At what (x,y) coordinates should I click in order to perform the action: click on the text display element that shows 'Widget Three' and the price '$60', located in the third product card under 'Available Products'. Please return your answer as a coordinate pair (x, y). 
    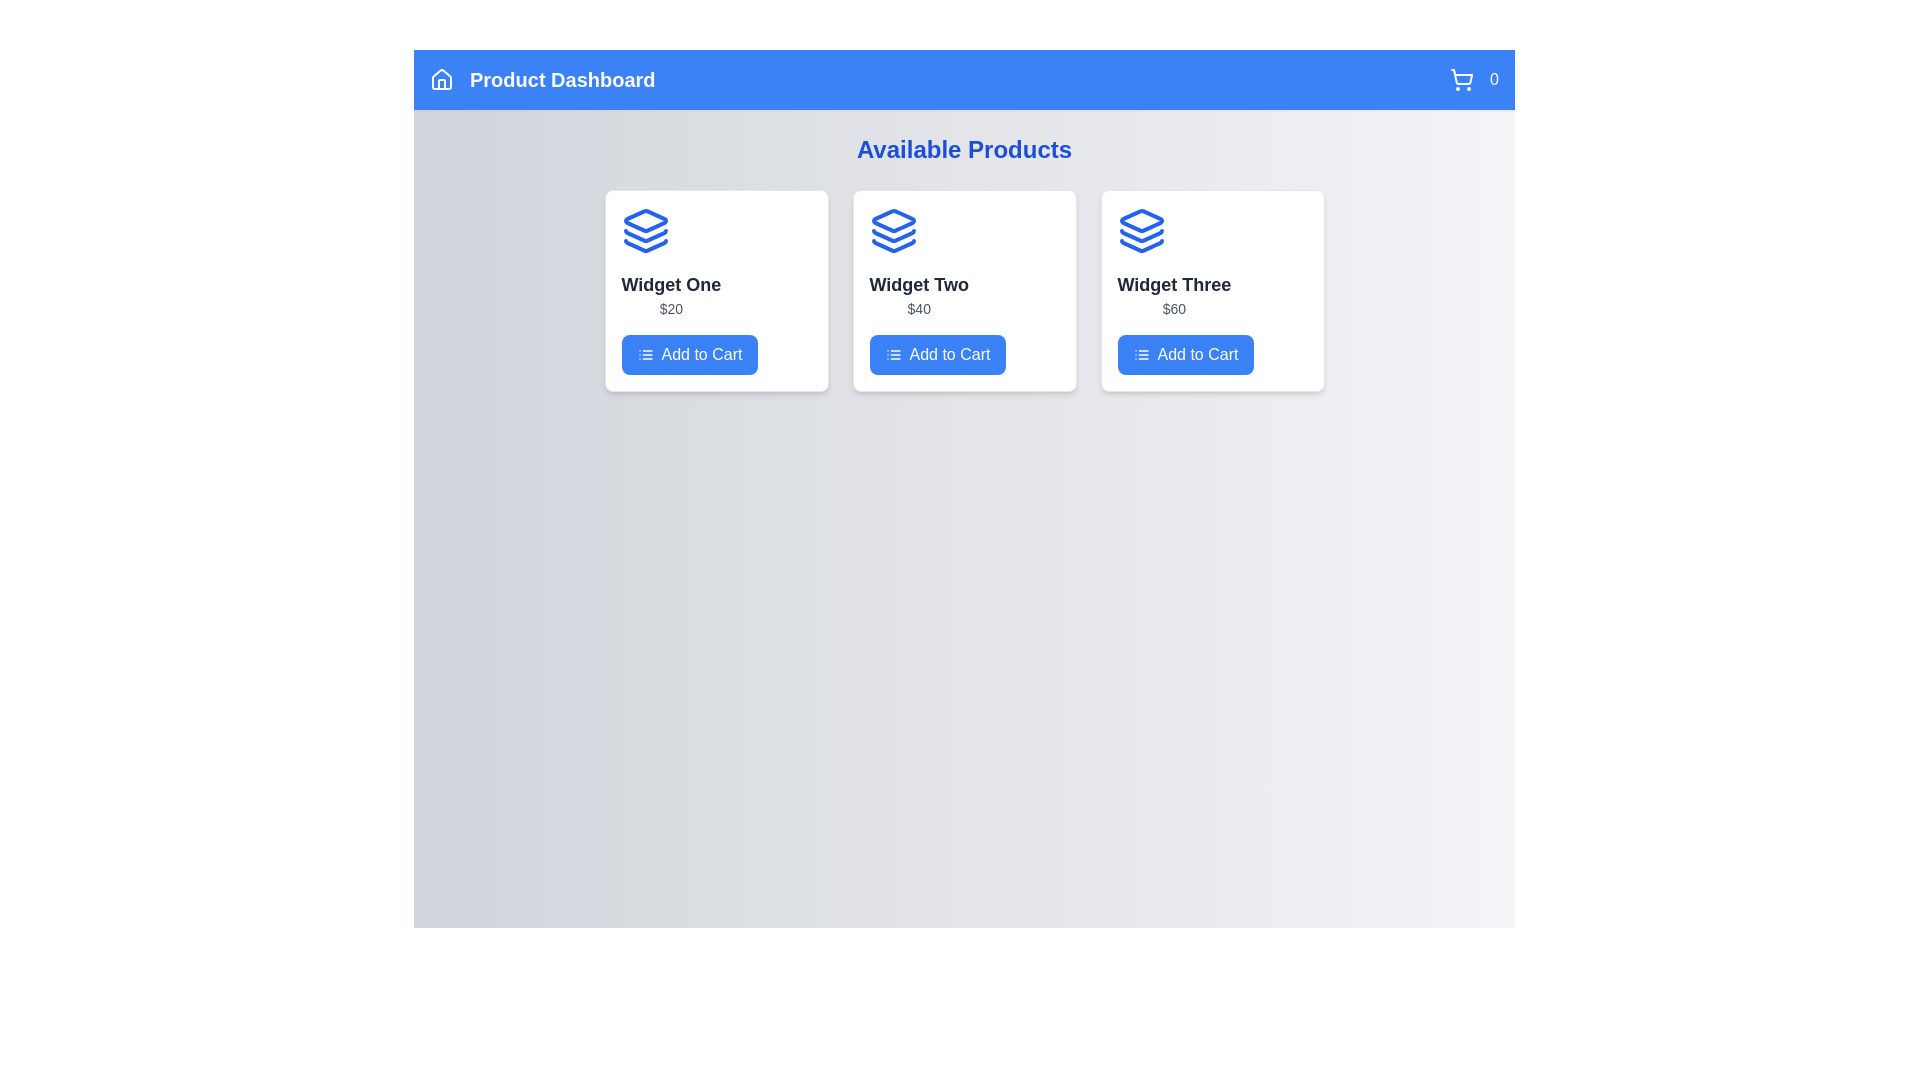
    Looking at the image, I should click on (1174, 294).